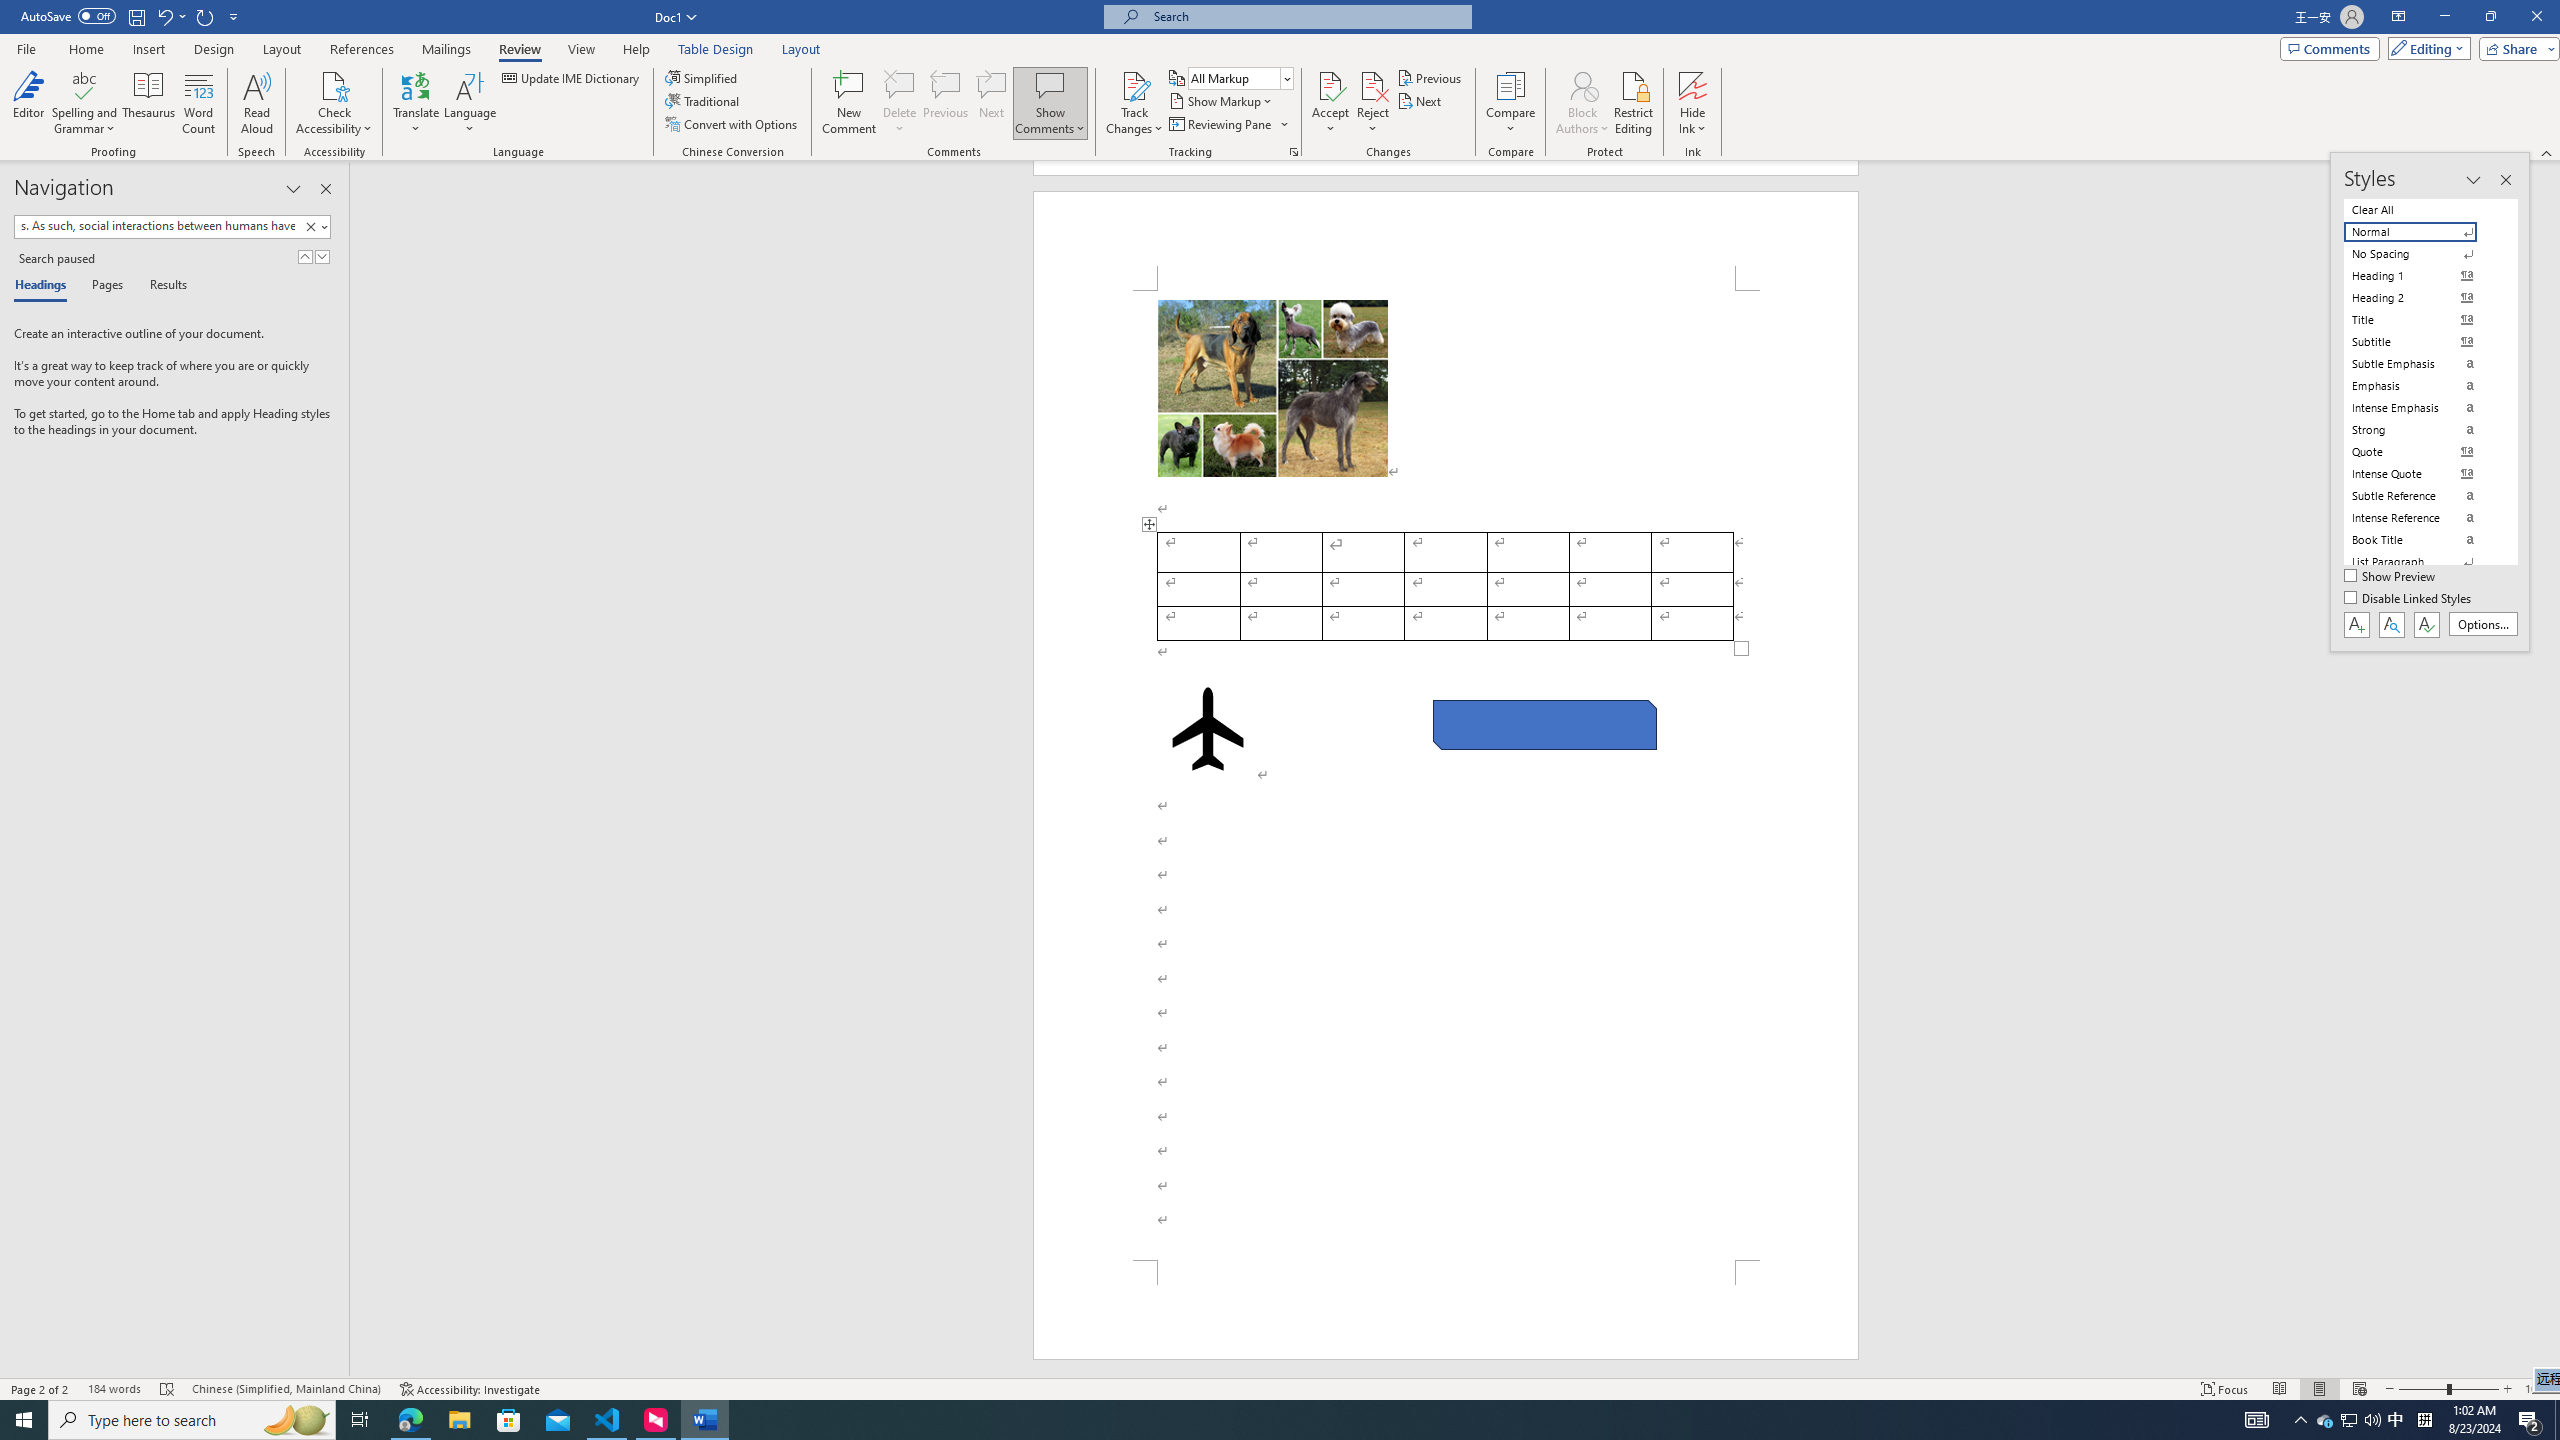 The width and height of the screenshot is (2560, 1440). What do you see at coordinates (1634, 103) in the screenshot?
I see `'Restrict Editing'` at bounding box center [1634, 103].